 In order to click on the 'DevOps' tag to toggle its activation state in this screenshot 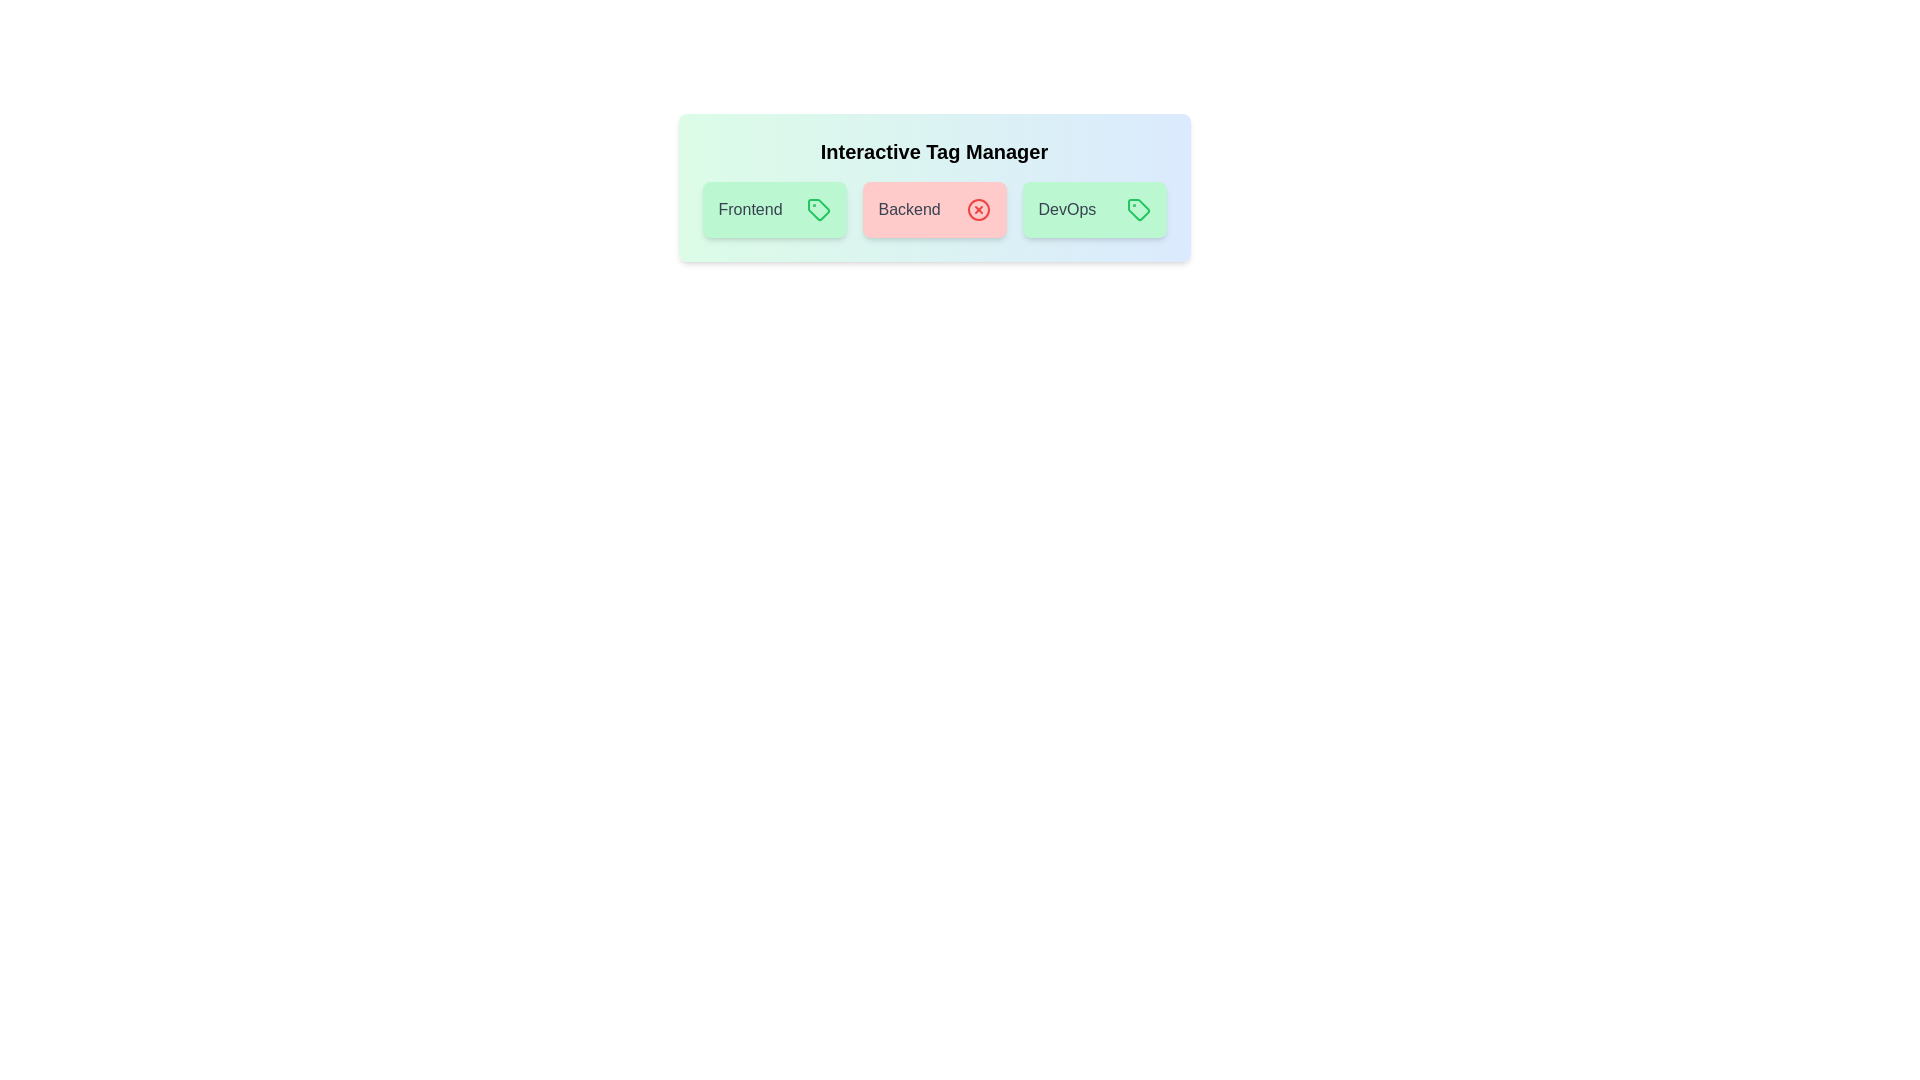, I will do `click(1093, 209)`.